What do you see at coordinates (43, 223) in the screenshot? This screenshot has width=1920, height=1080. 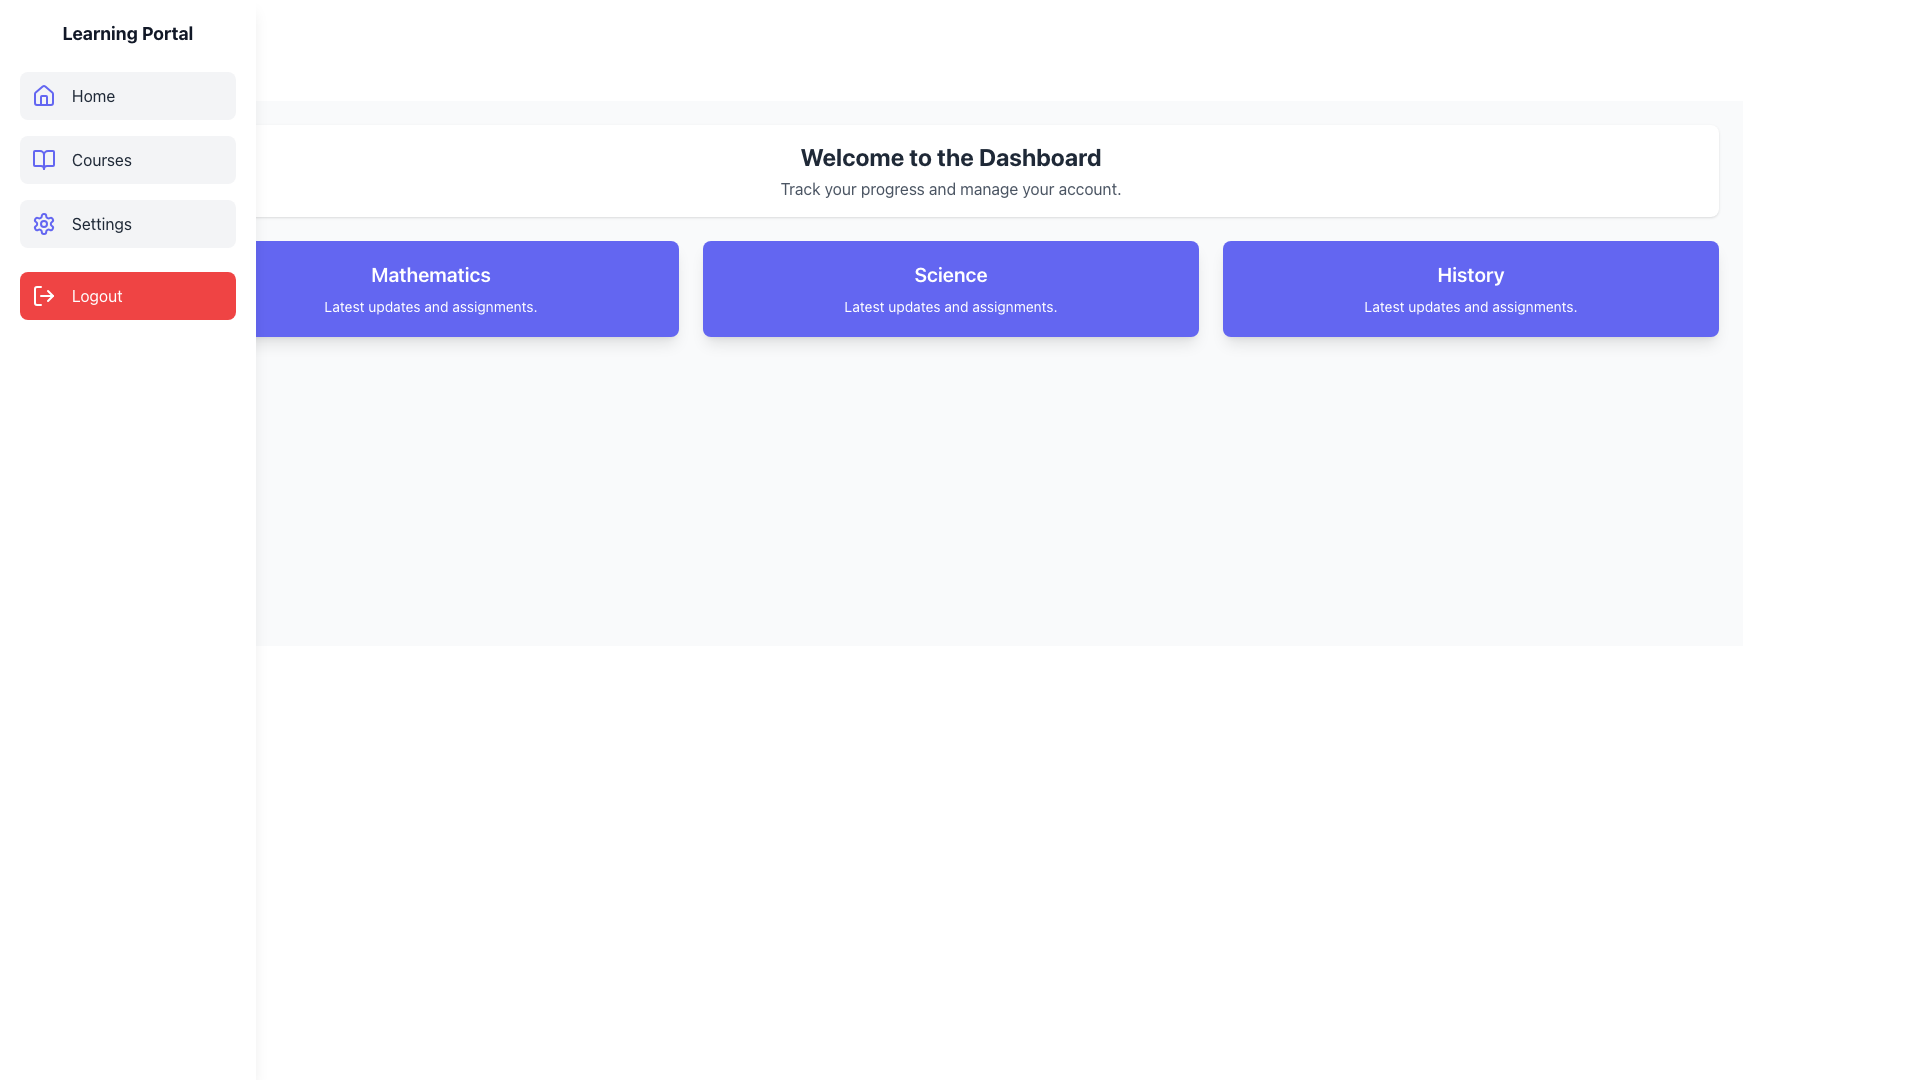 I see `the 'Settings' icon located in the left navigation bar, which serves as a visual indicator for the 'Settings' functionality` at bounding box center [43, 223].